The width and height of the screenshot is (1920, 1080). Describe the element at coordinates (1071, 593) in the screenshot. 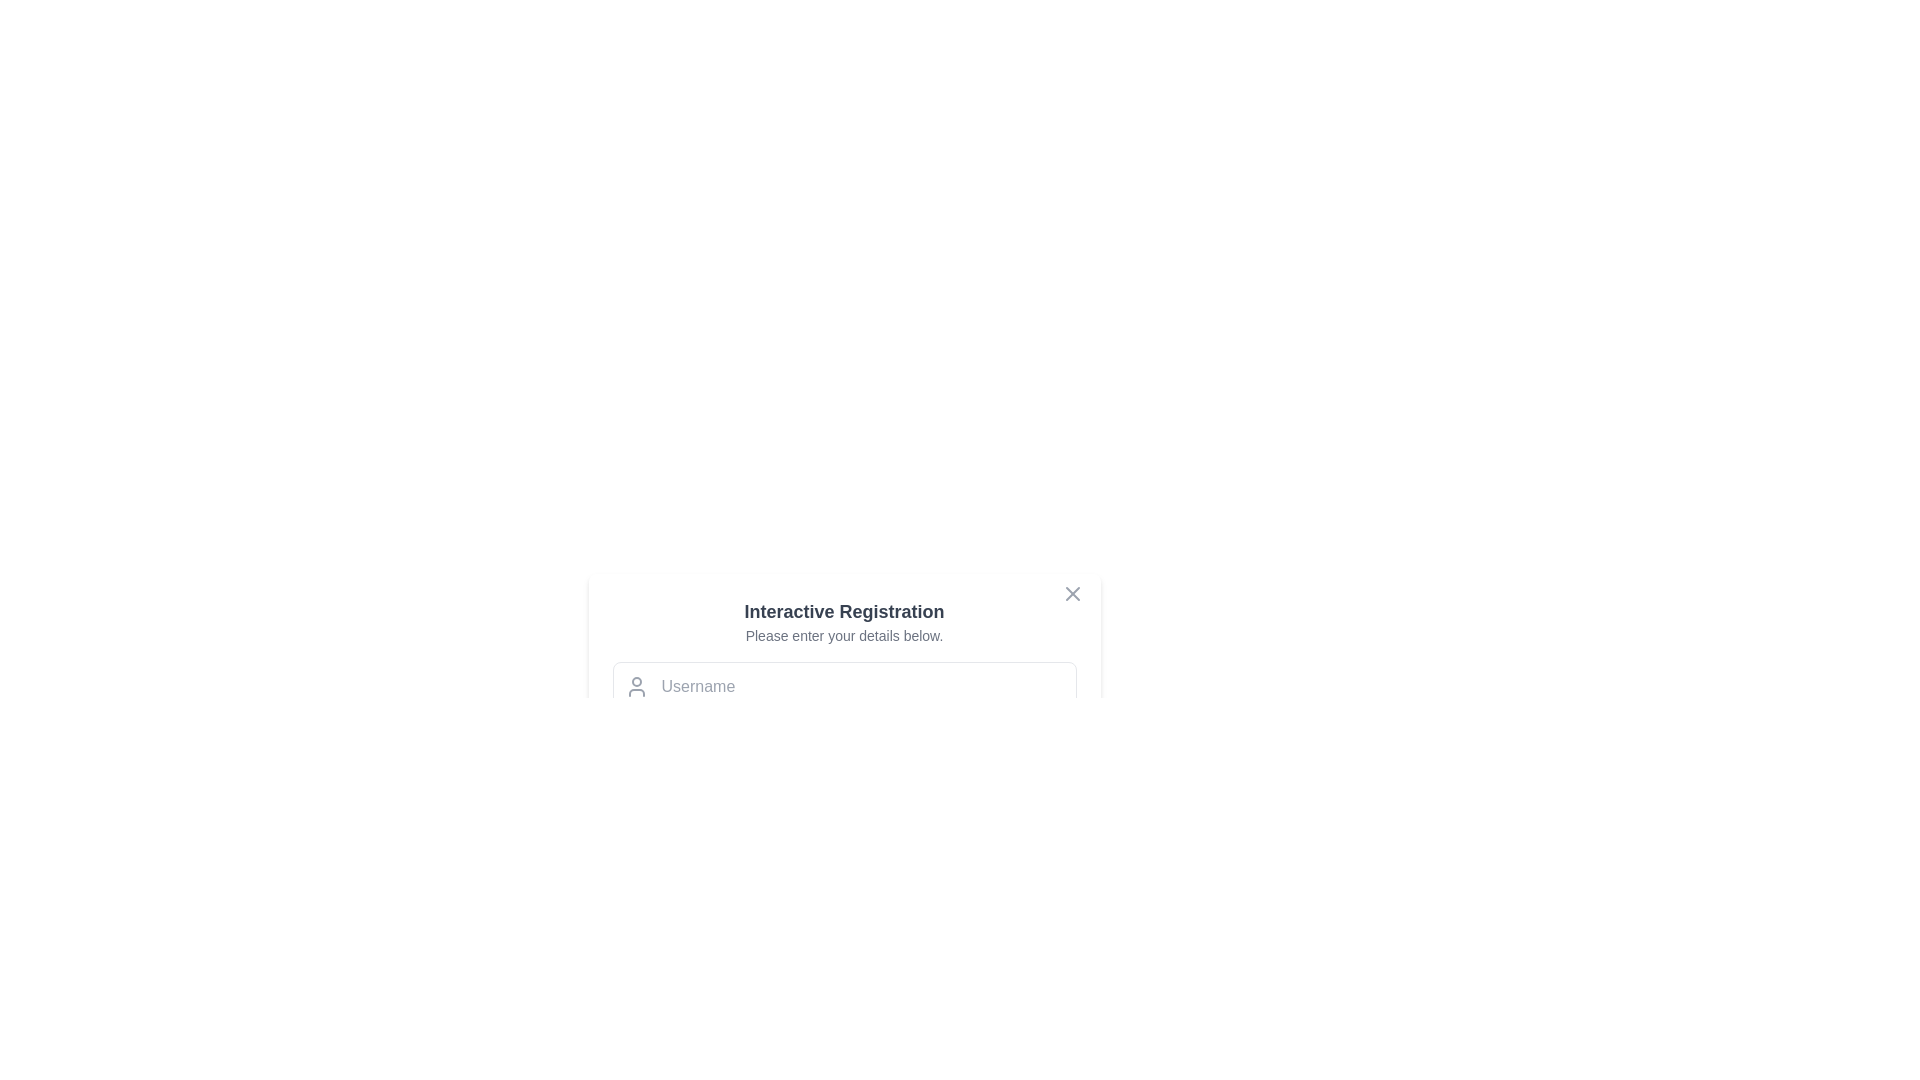

I see `the small square button with a gray 'X' icon located in the top-right corner of the 'Interactive Registration' form to change its color` at that location.